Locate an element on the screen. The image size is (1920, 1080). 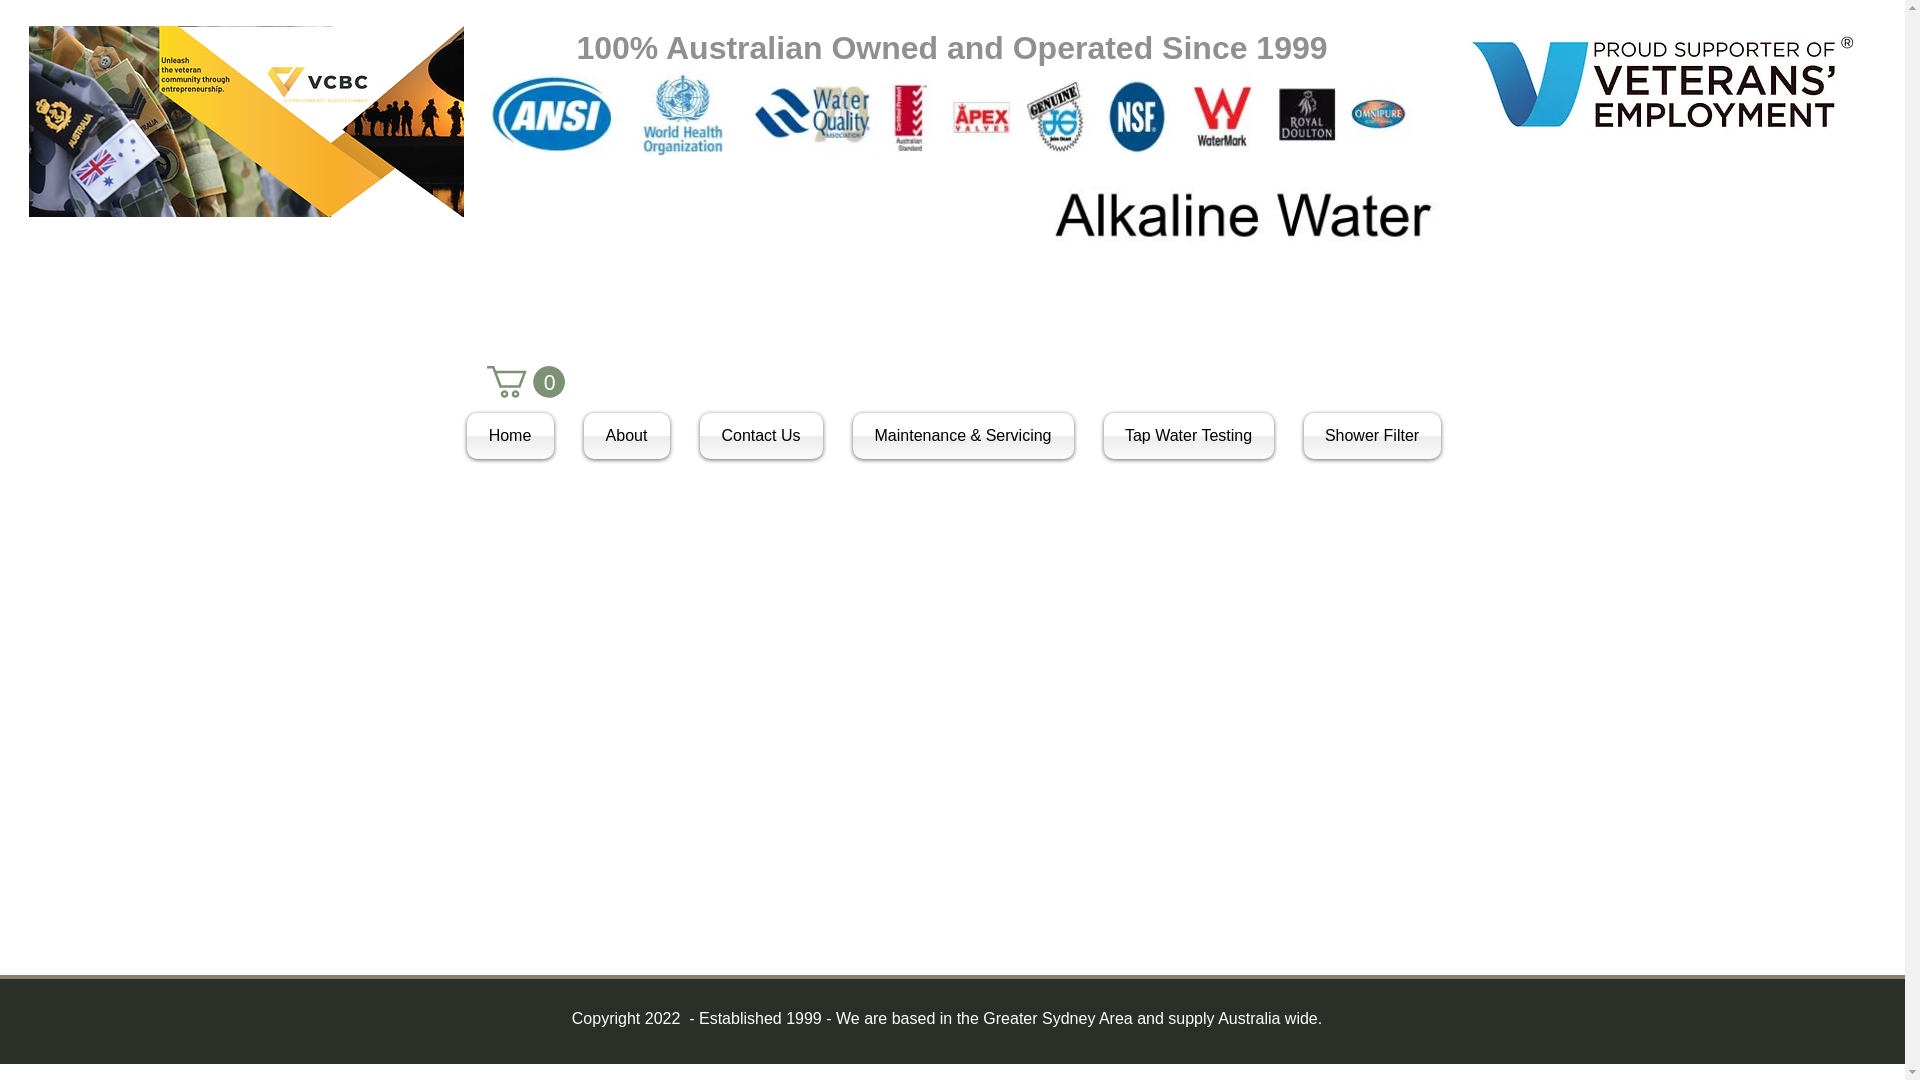
'Shower Filter' is located at coordinates (1362, 434).